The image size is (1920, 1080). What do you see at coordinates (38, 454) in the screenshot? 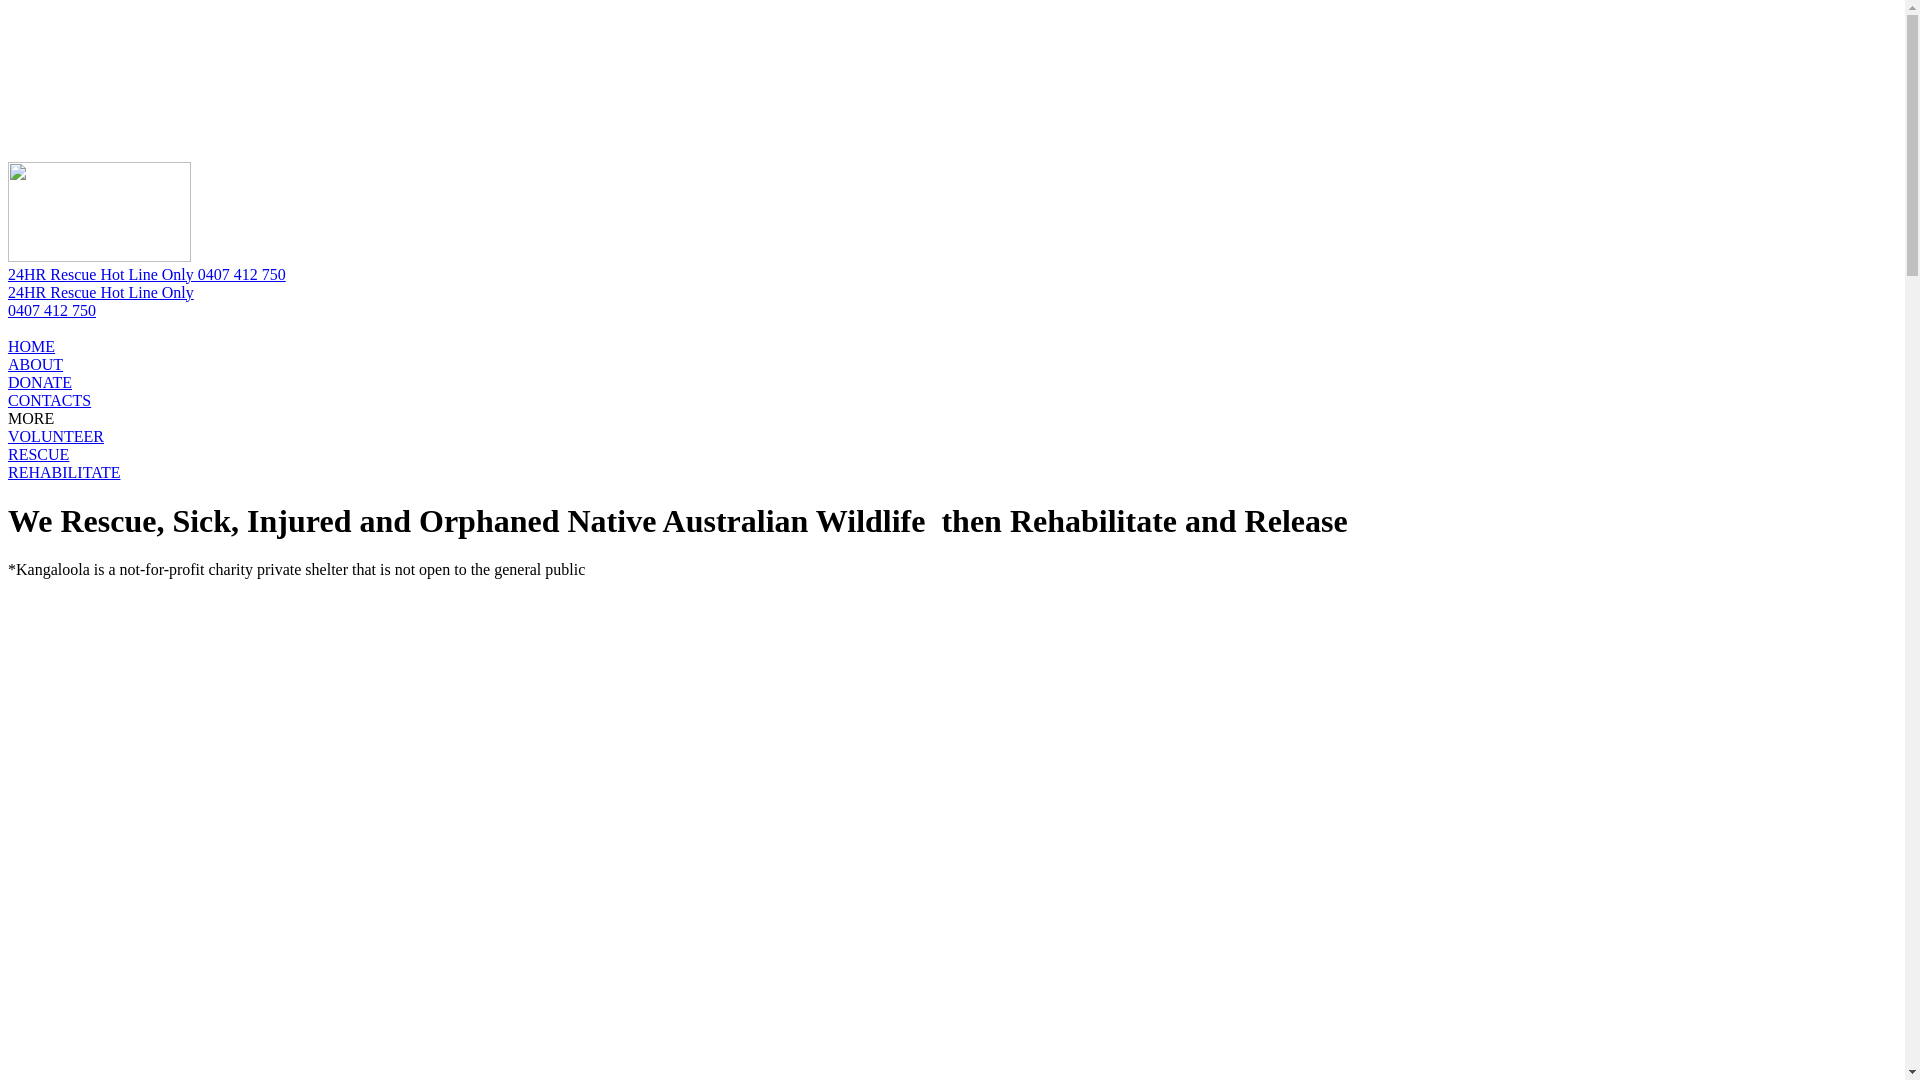
I see `'RESCUE'` at bounding box center [38, 454].